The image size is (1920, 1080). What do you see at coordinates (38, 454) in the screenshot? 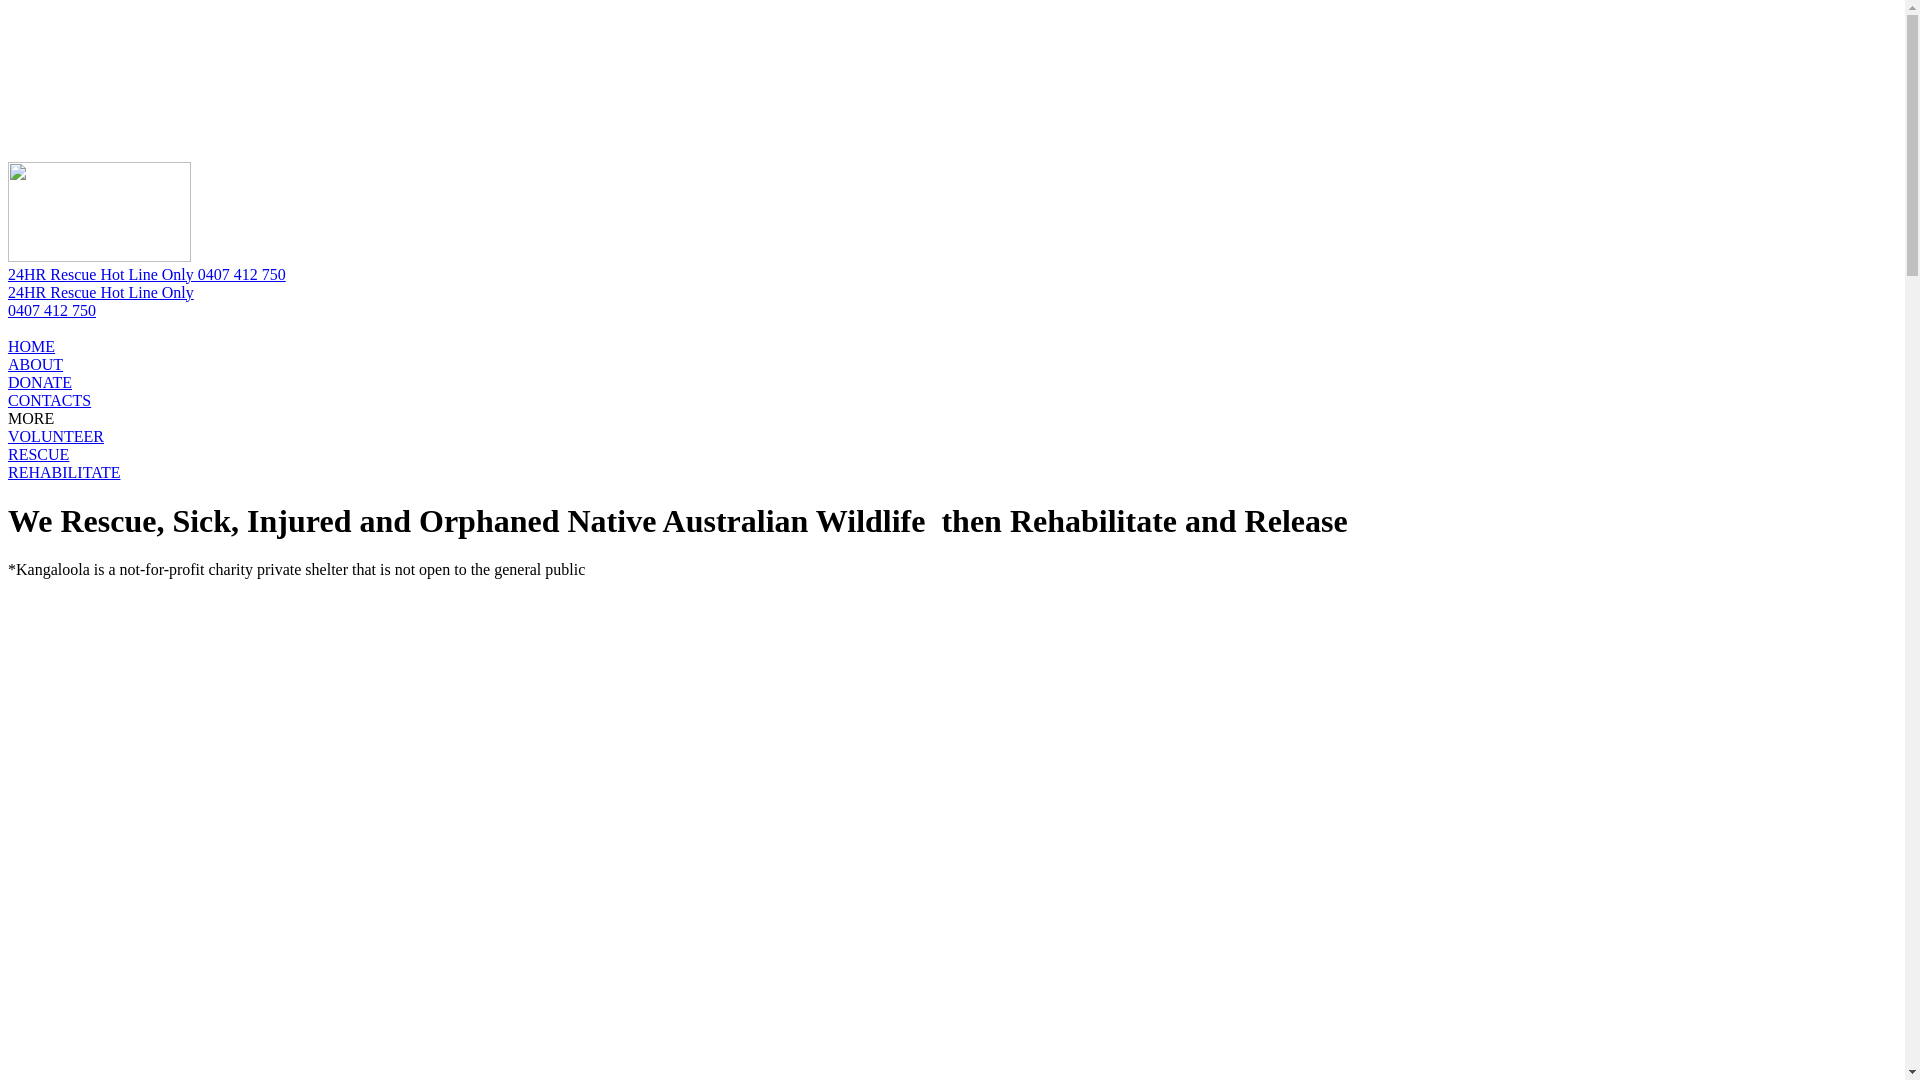
I see `'RESCUE'` at bounding box center [38, 454].